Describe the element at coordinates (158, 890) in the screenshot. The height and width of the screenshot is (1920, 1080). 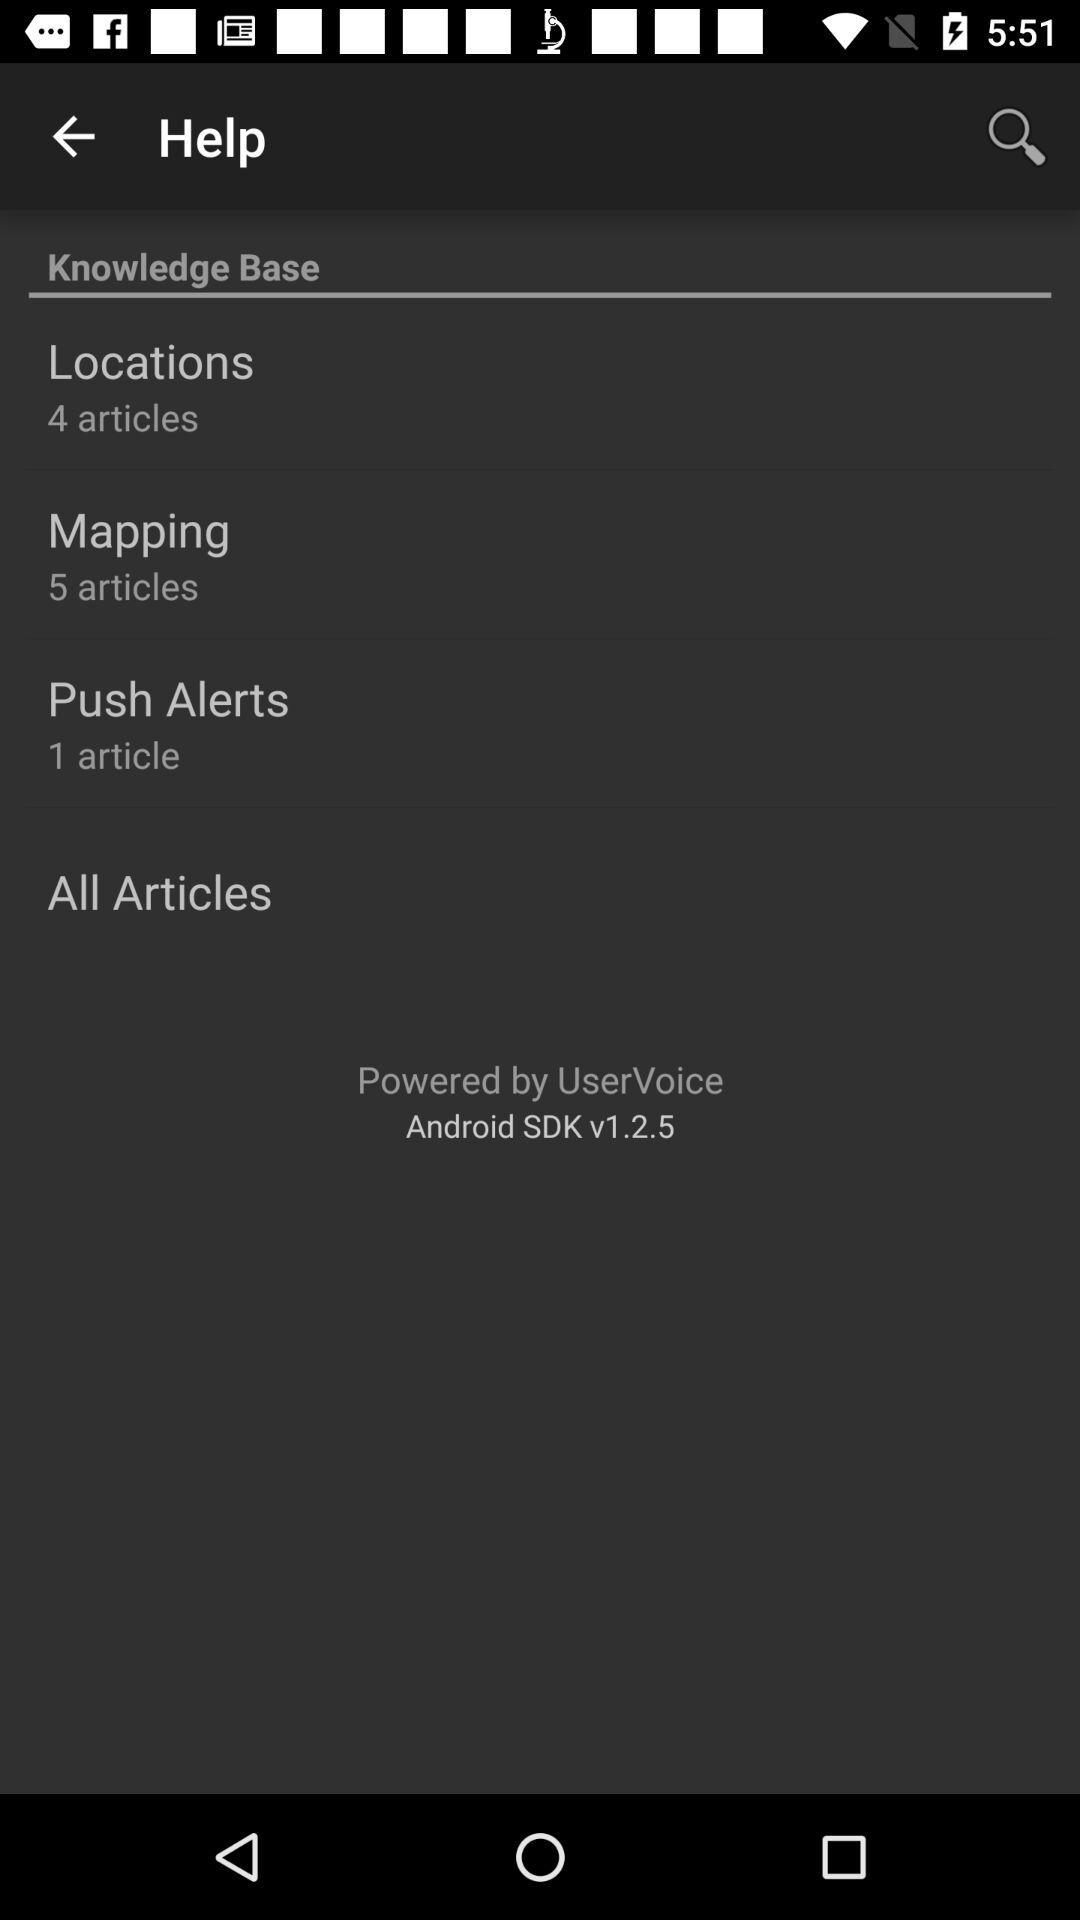
I see `item above the powered by uservoice icon` at that location.